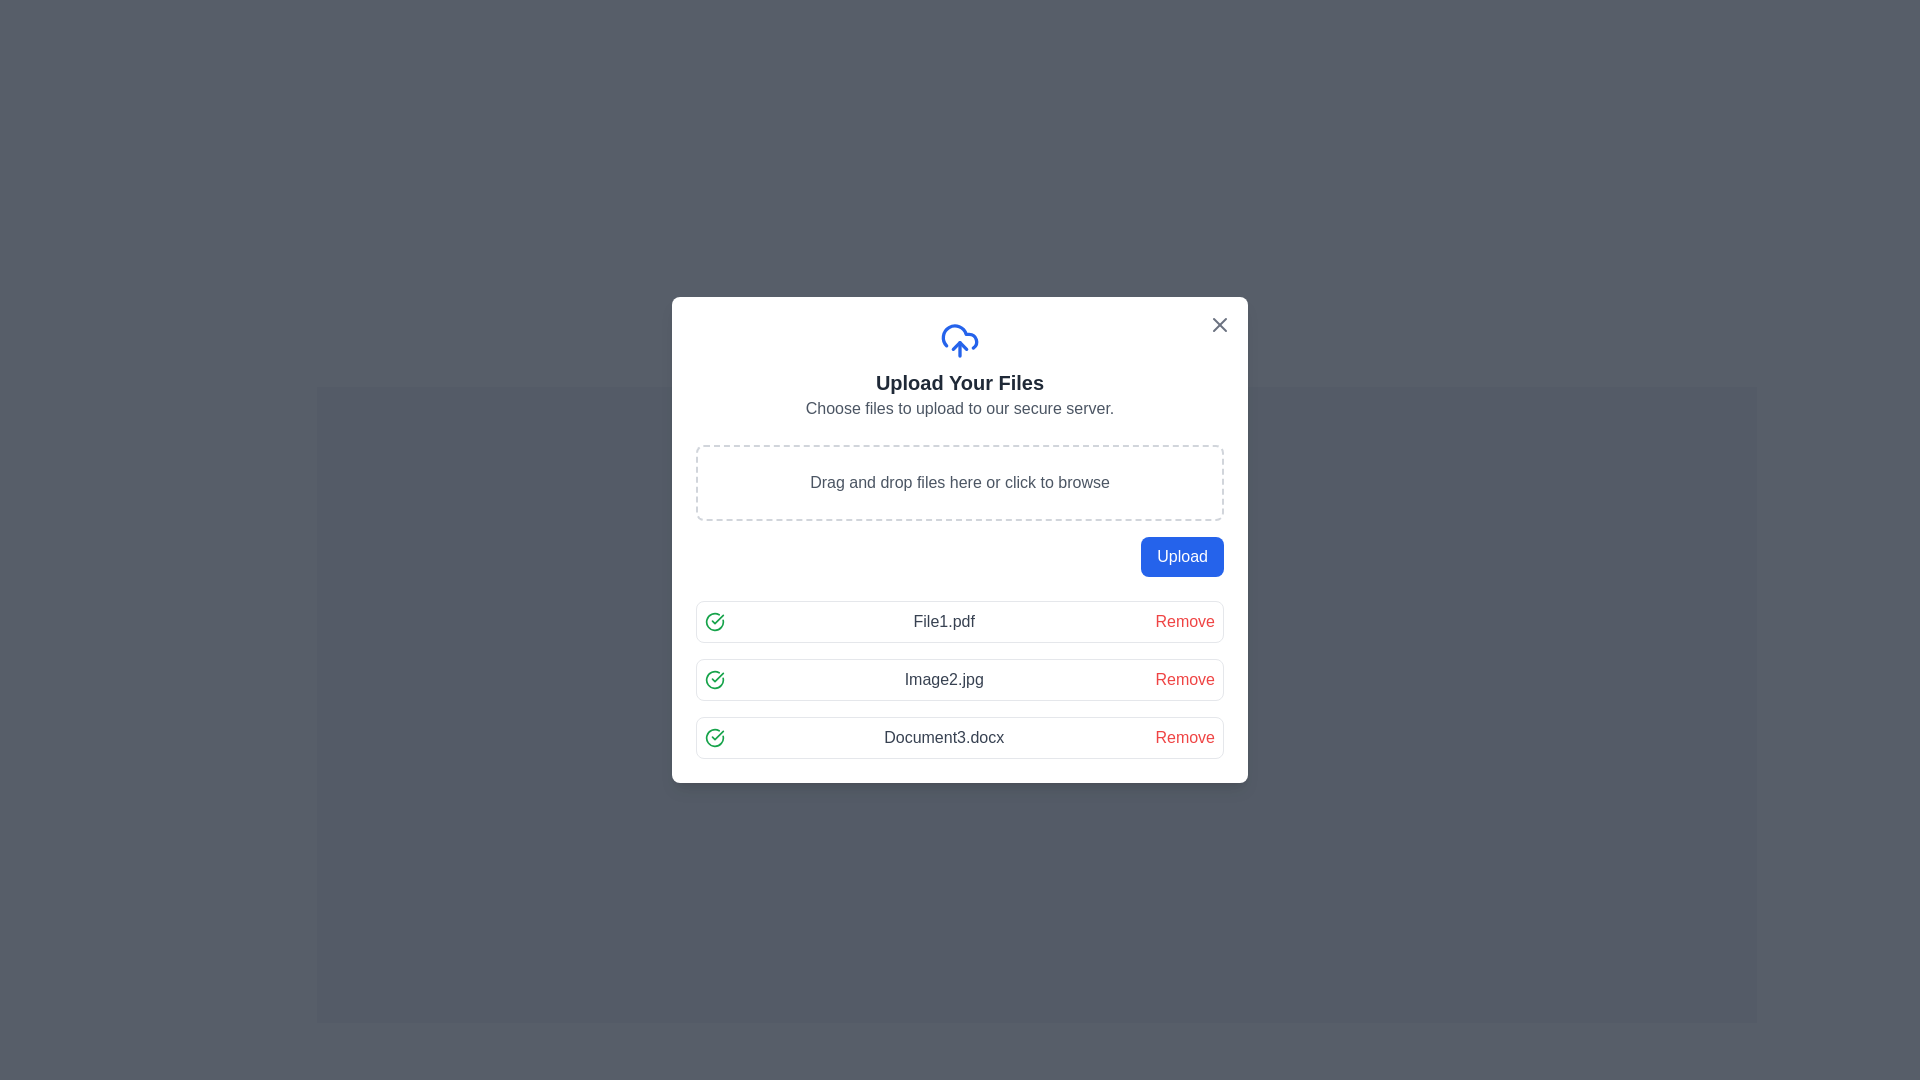 Image resolution: width=1920 pixels, height=1080 pixels. What do you see at coordinates (960, 737) in the screenshot?
I see `filename 'Document3.docx' displayed in the last List Item with Action Button under the 'Upload Your Files' section` at bounding box center [960, 737].